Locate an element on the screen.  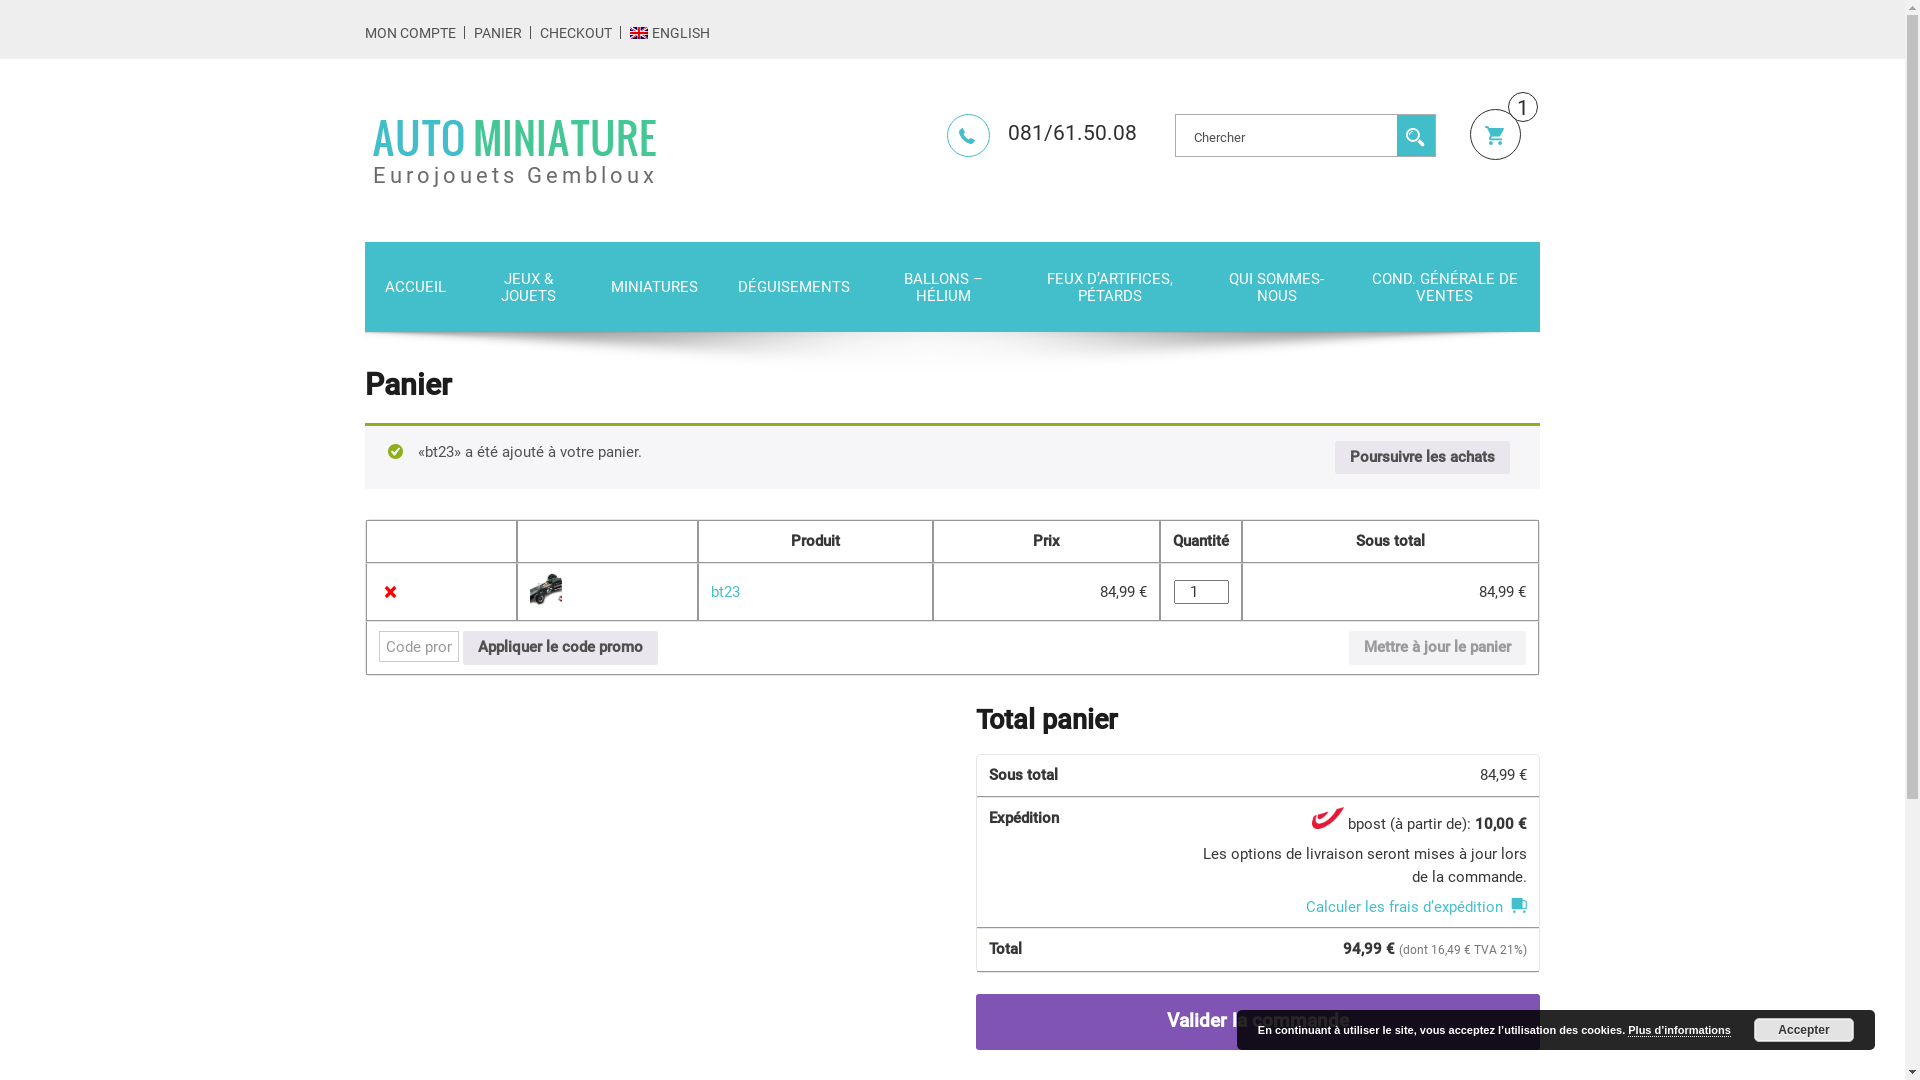
'Poursuivre les achats' is located at coordinates (1421, 458).